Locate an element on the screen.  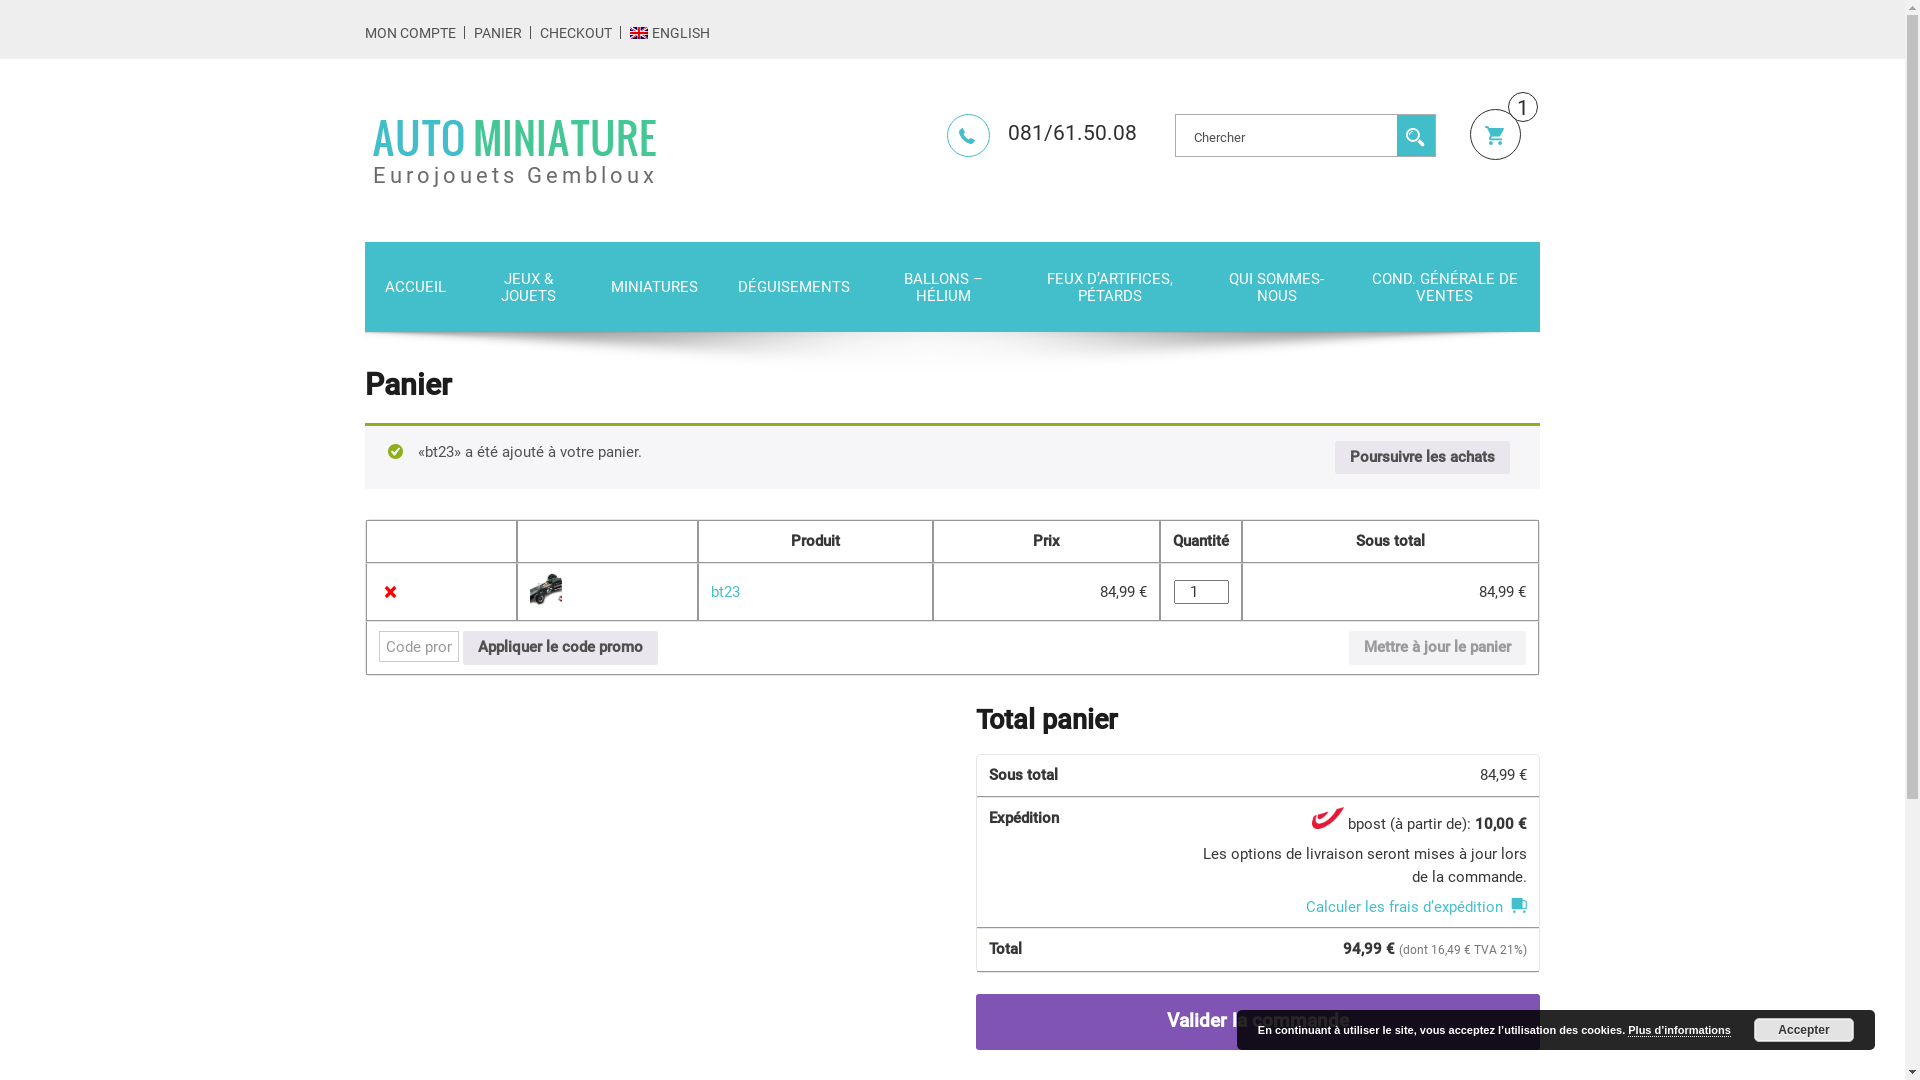
'Poursuivre les achats' is located at coordinates (1421, 458).